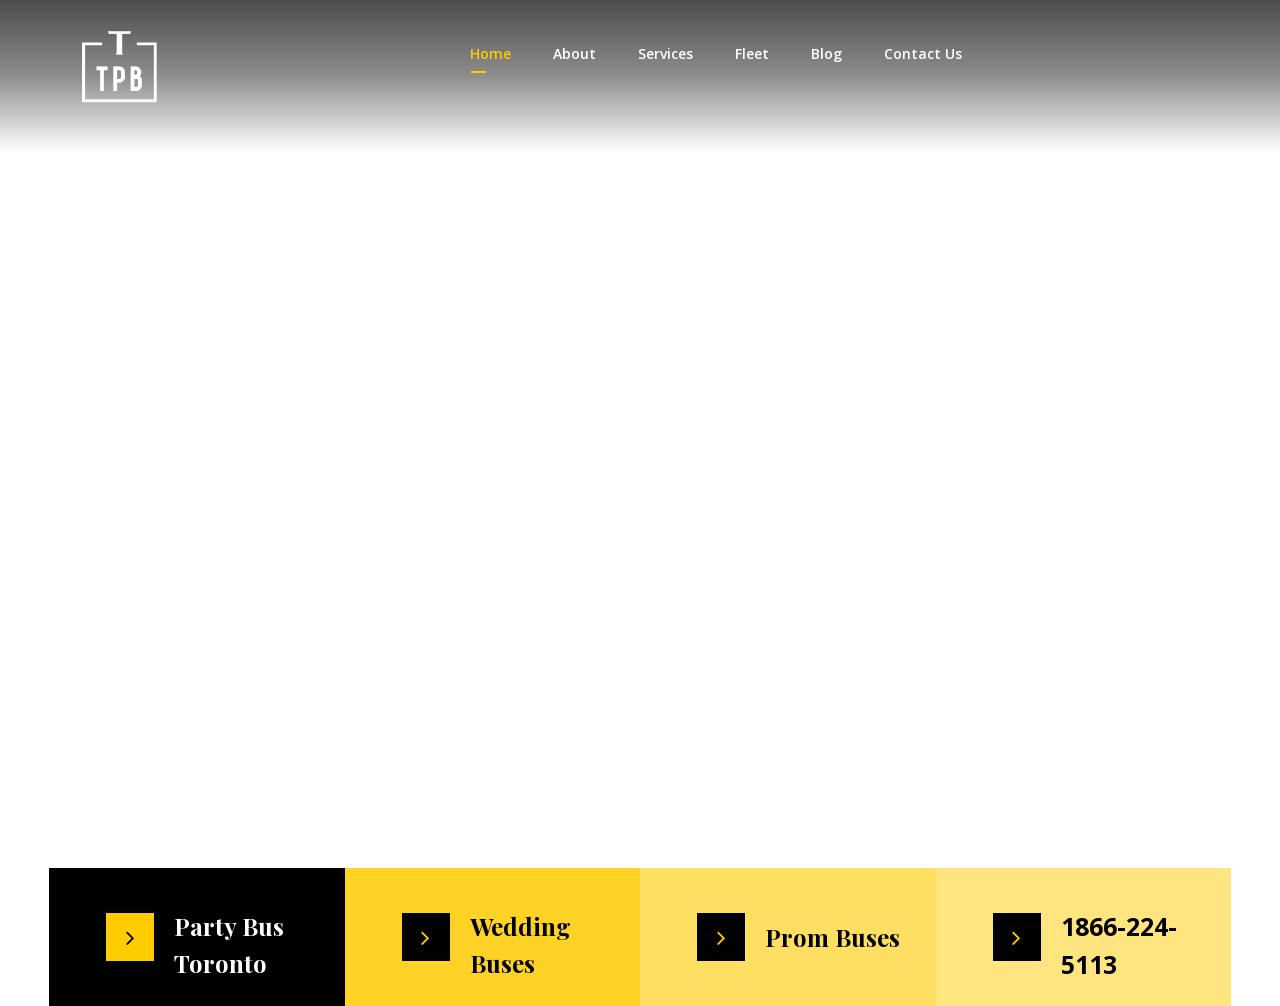  I want to click on 'Party Bus Toronto', so click(173, 943).